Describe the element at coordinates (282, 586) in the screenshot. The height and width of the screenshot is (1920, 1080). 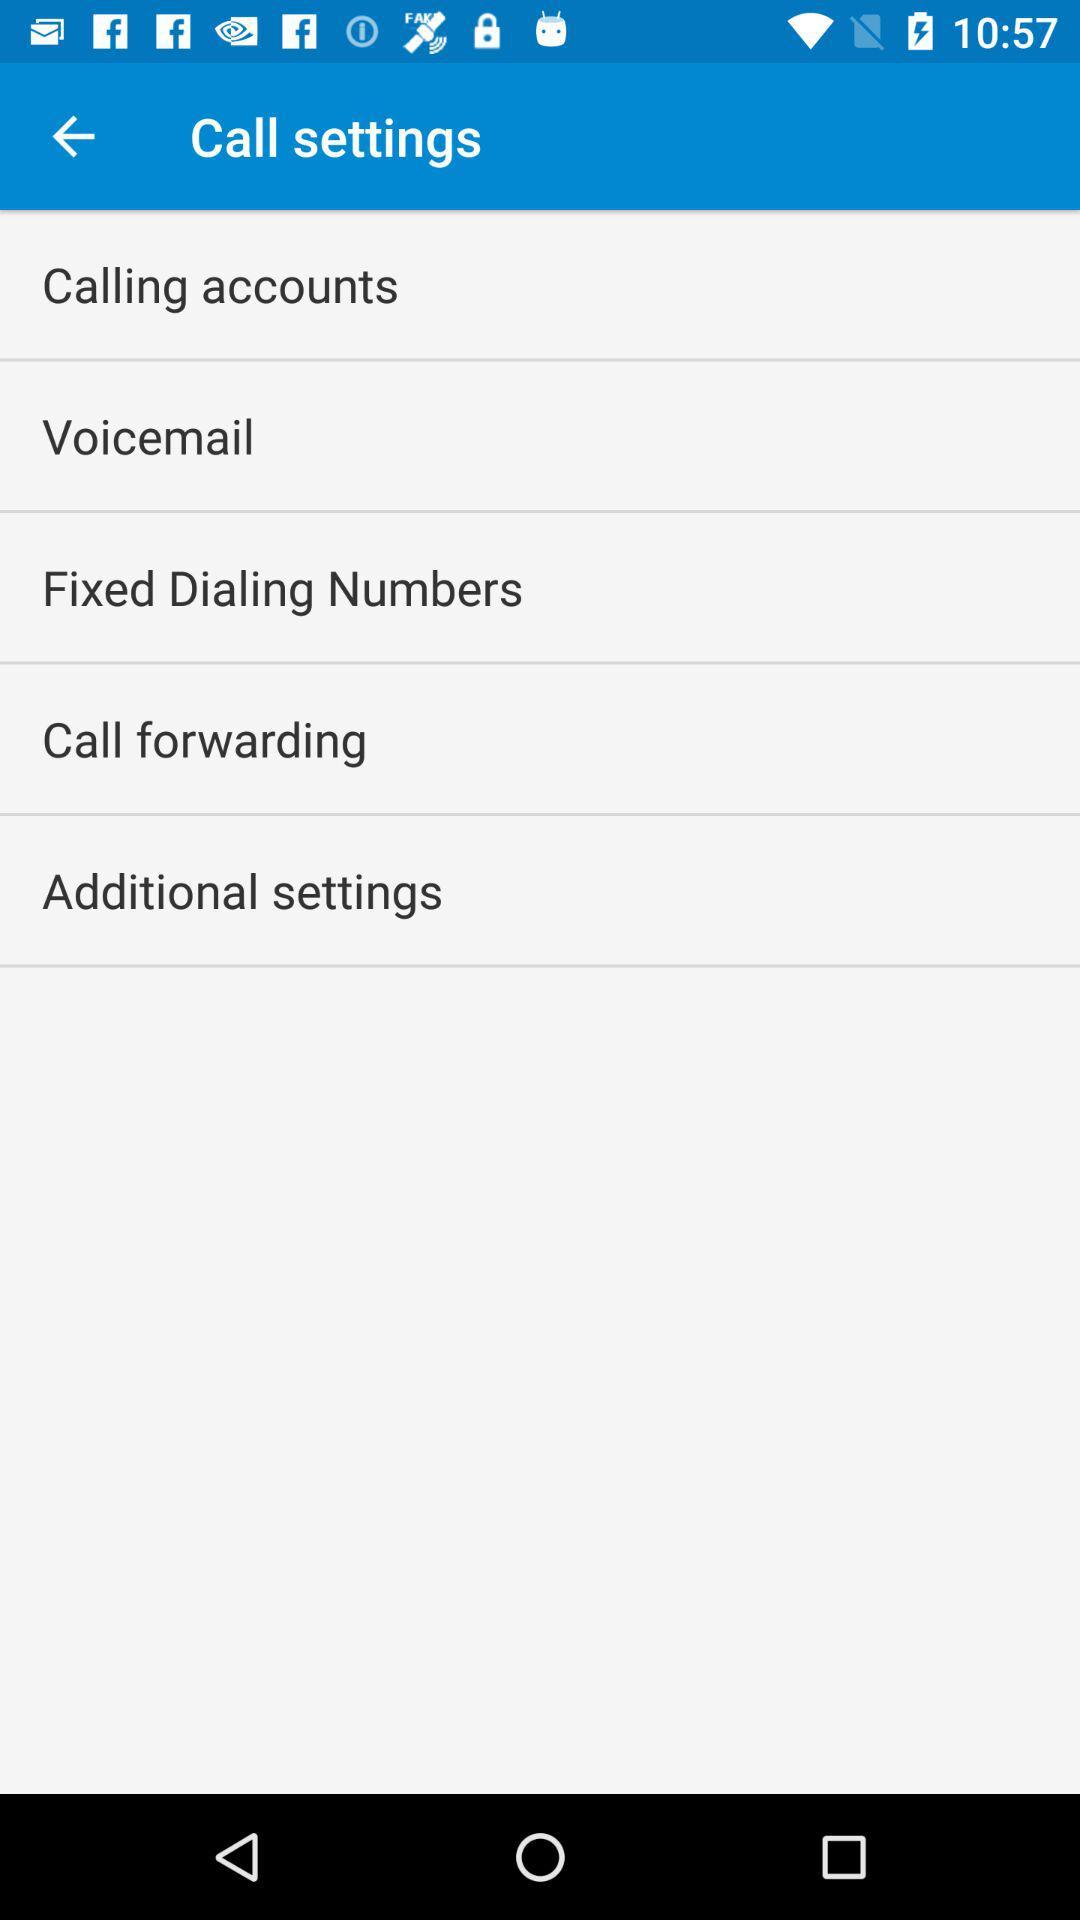
I see `the icon below the voicemail item` at that location.